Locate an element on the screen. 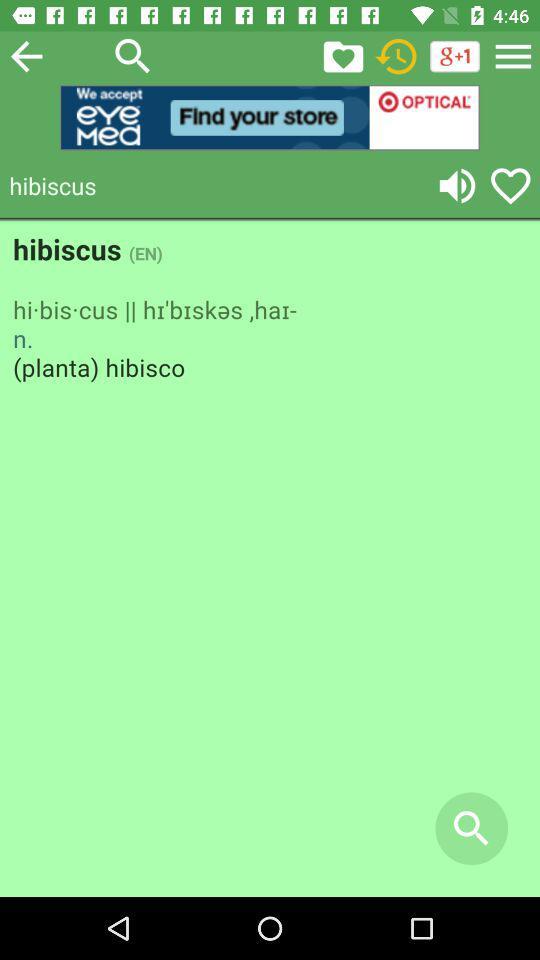  search option is located at coordinates (133, 55).